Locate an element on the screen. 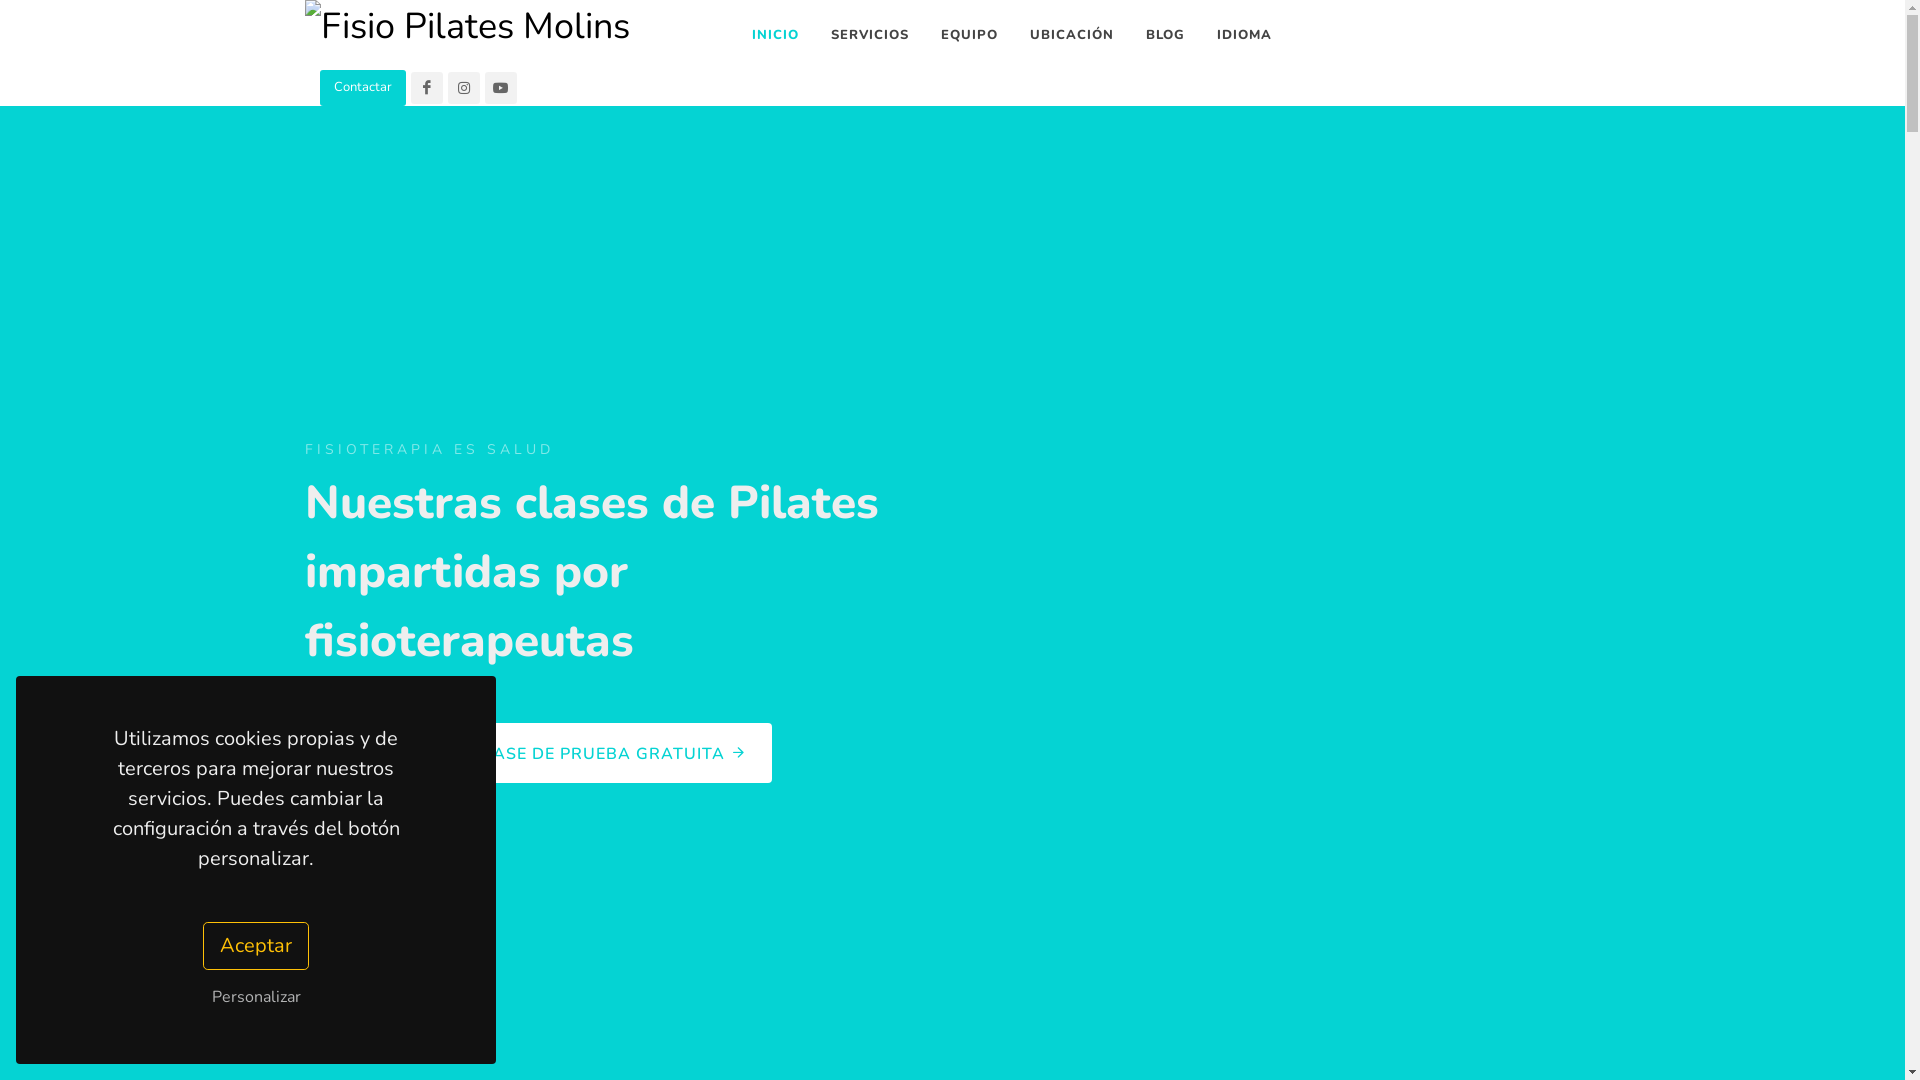 Image resolution: width=1920 pixels, height=1080 pixels. 'Personalizar' is located at coordinates (197, 996).